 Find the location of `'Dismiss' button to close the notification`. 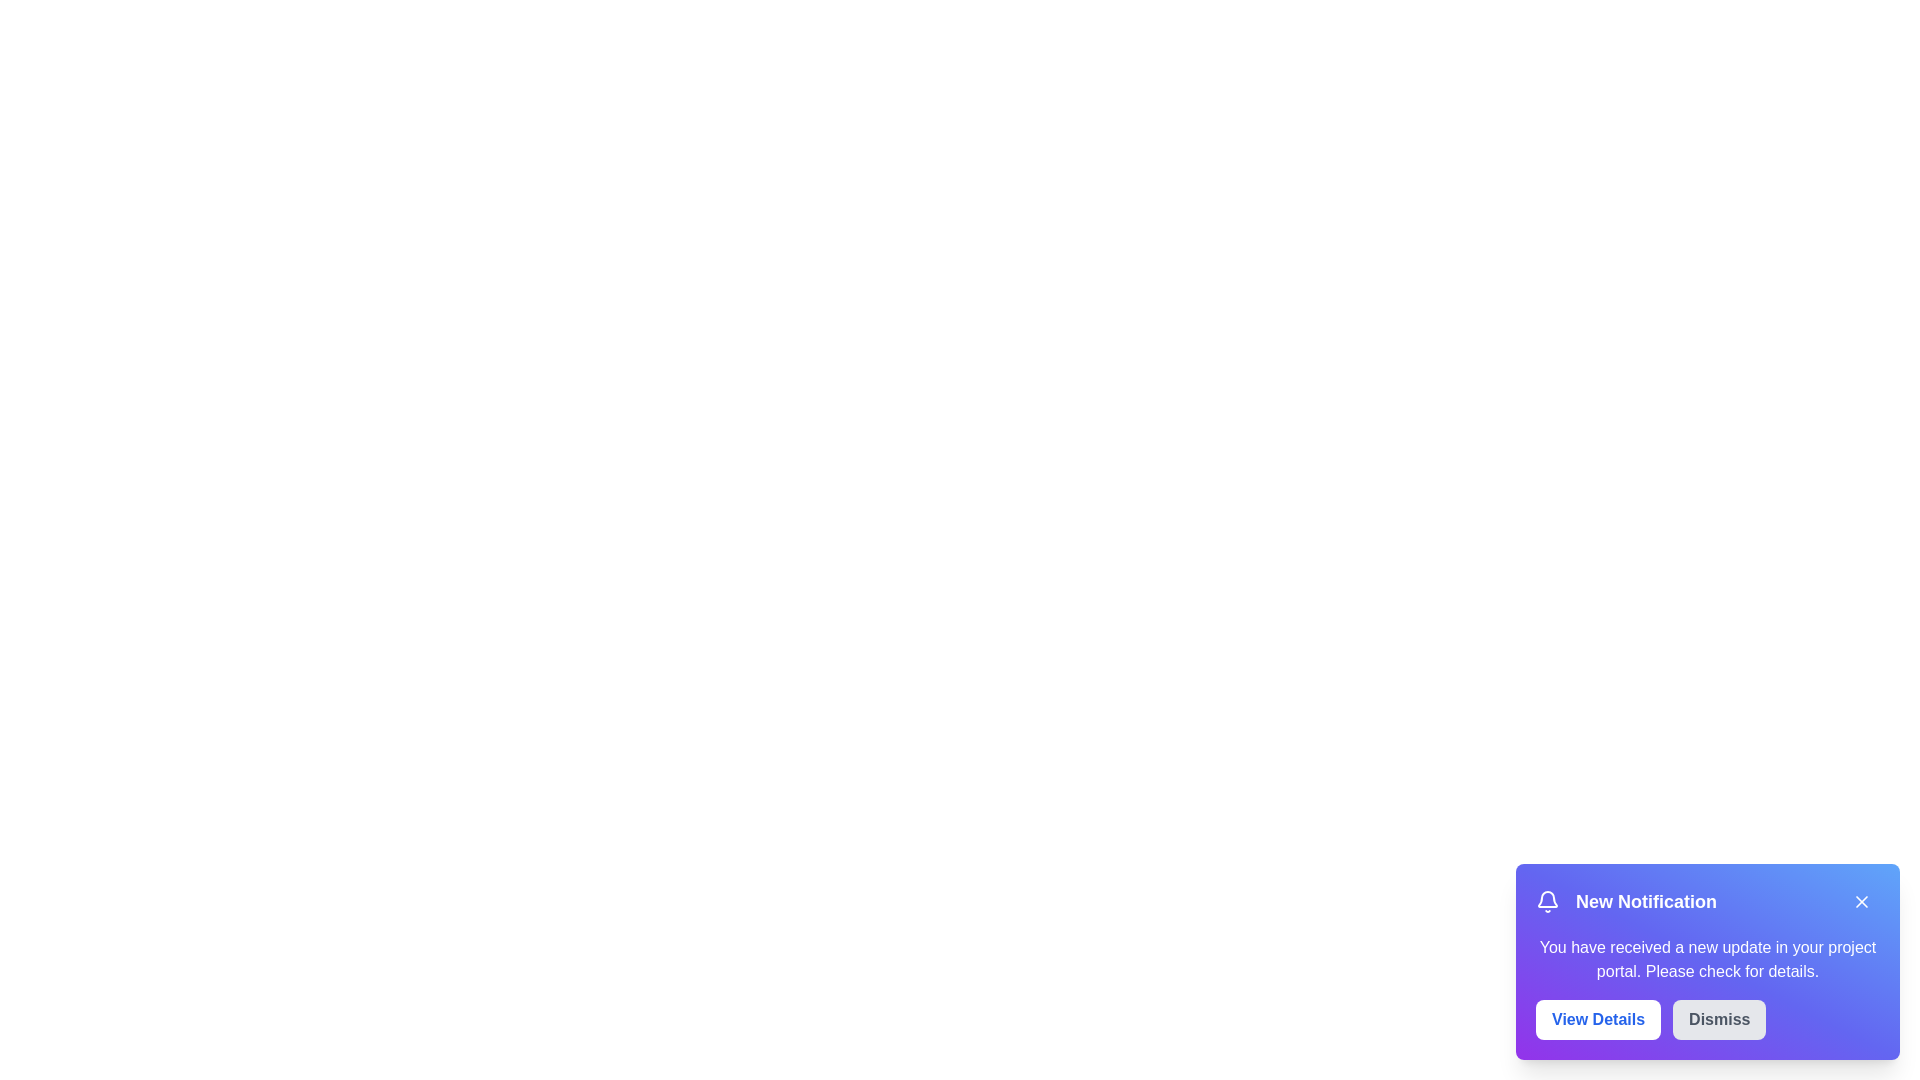

'Dismiss' button to close the notification is located at coordinates (1717, 1019).